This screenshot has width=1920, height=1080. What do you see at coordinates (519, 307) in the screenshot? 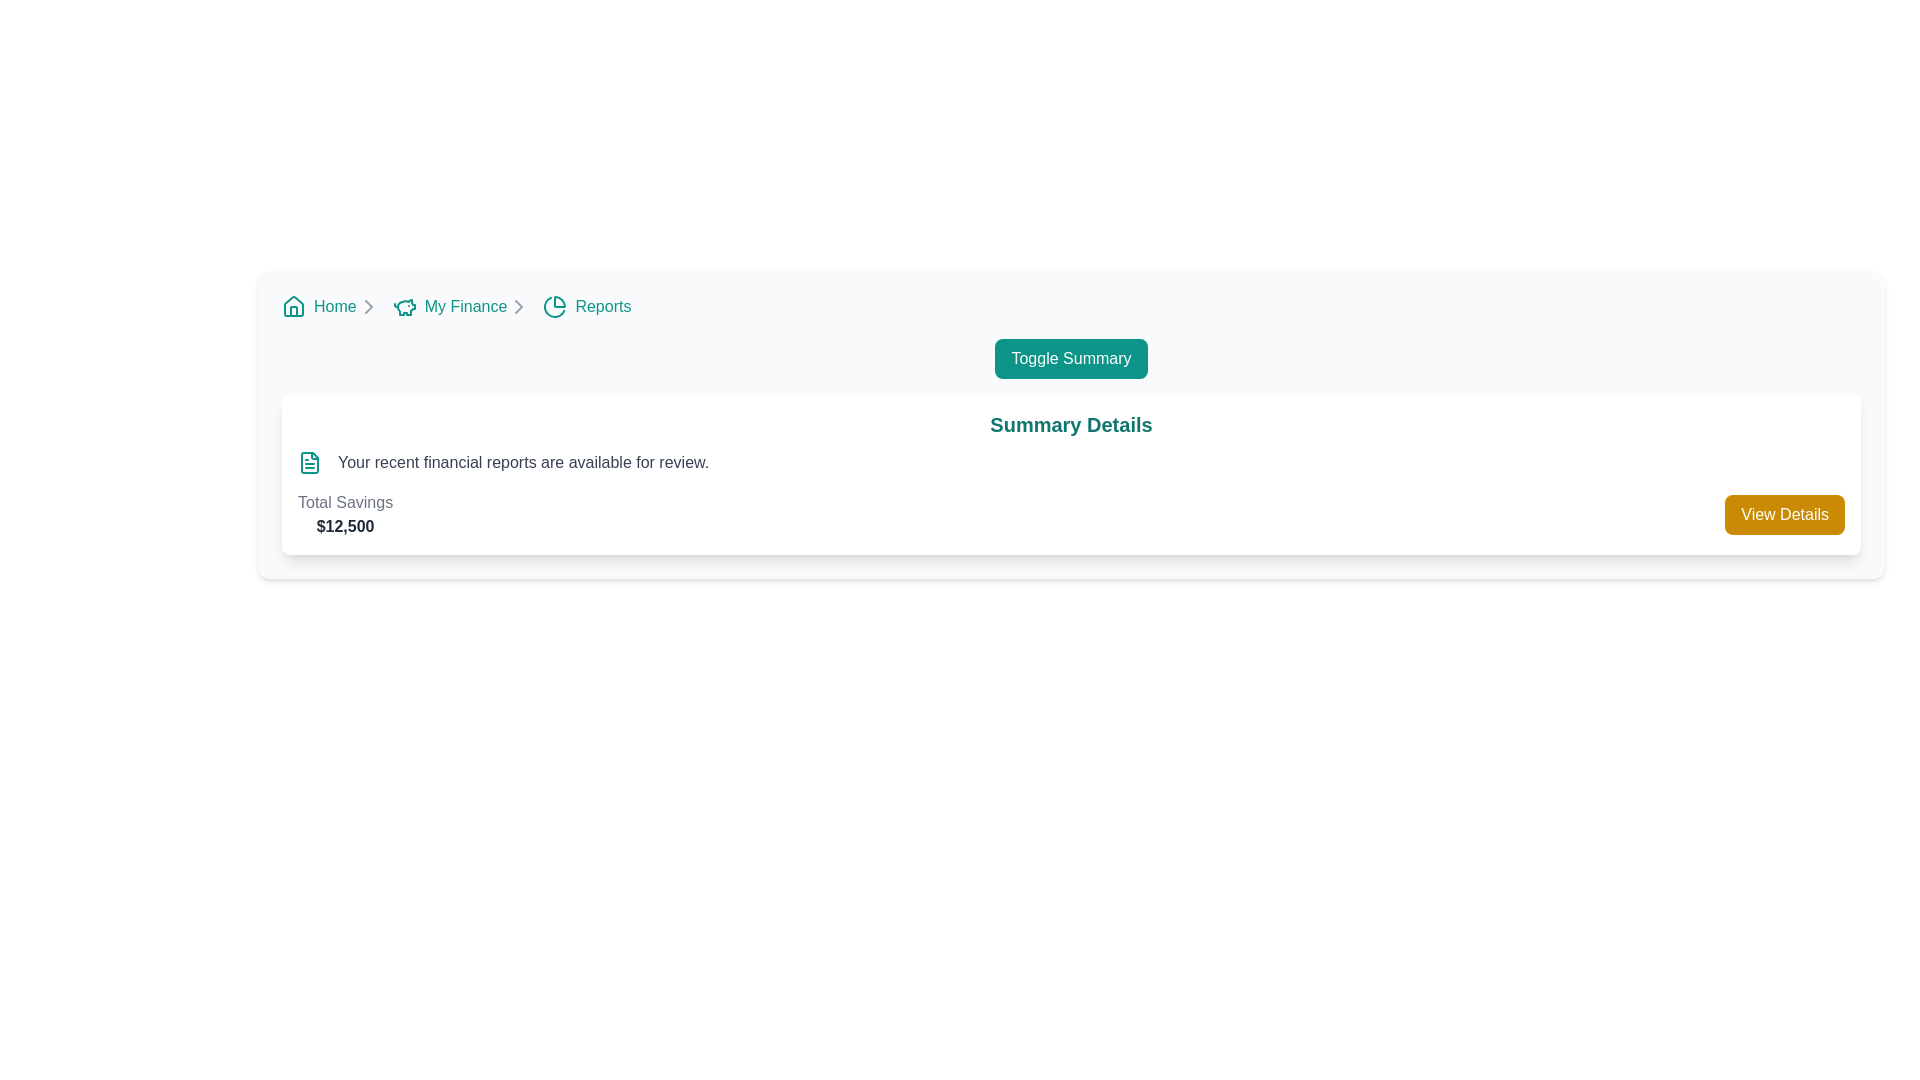
I see `the Chevron icon in the breadcrumb navigation bar, which is positioned immediately after the 'My Finance' link, serving as a visual guide for navigation flow` at bounding box center [519, 307].